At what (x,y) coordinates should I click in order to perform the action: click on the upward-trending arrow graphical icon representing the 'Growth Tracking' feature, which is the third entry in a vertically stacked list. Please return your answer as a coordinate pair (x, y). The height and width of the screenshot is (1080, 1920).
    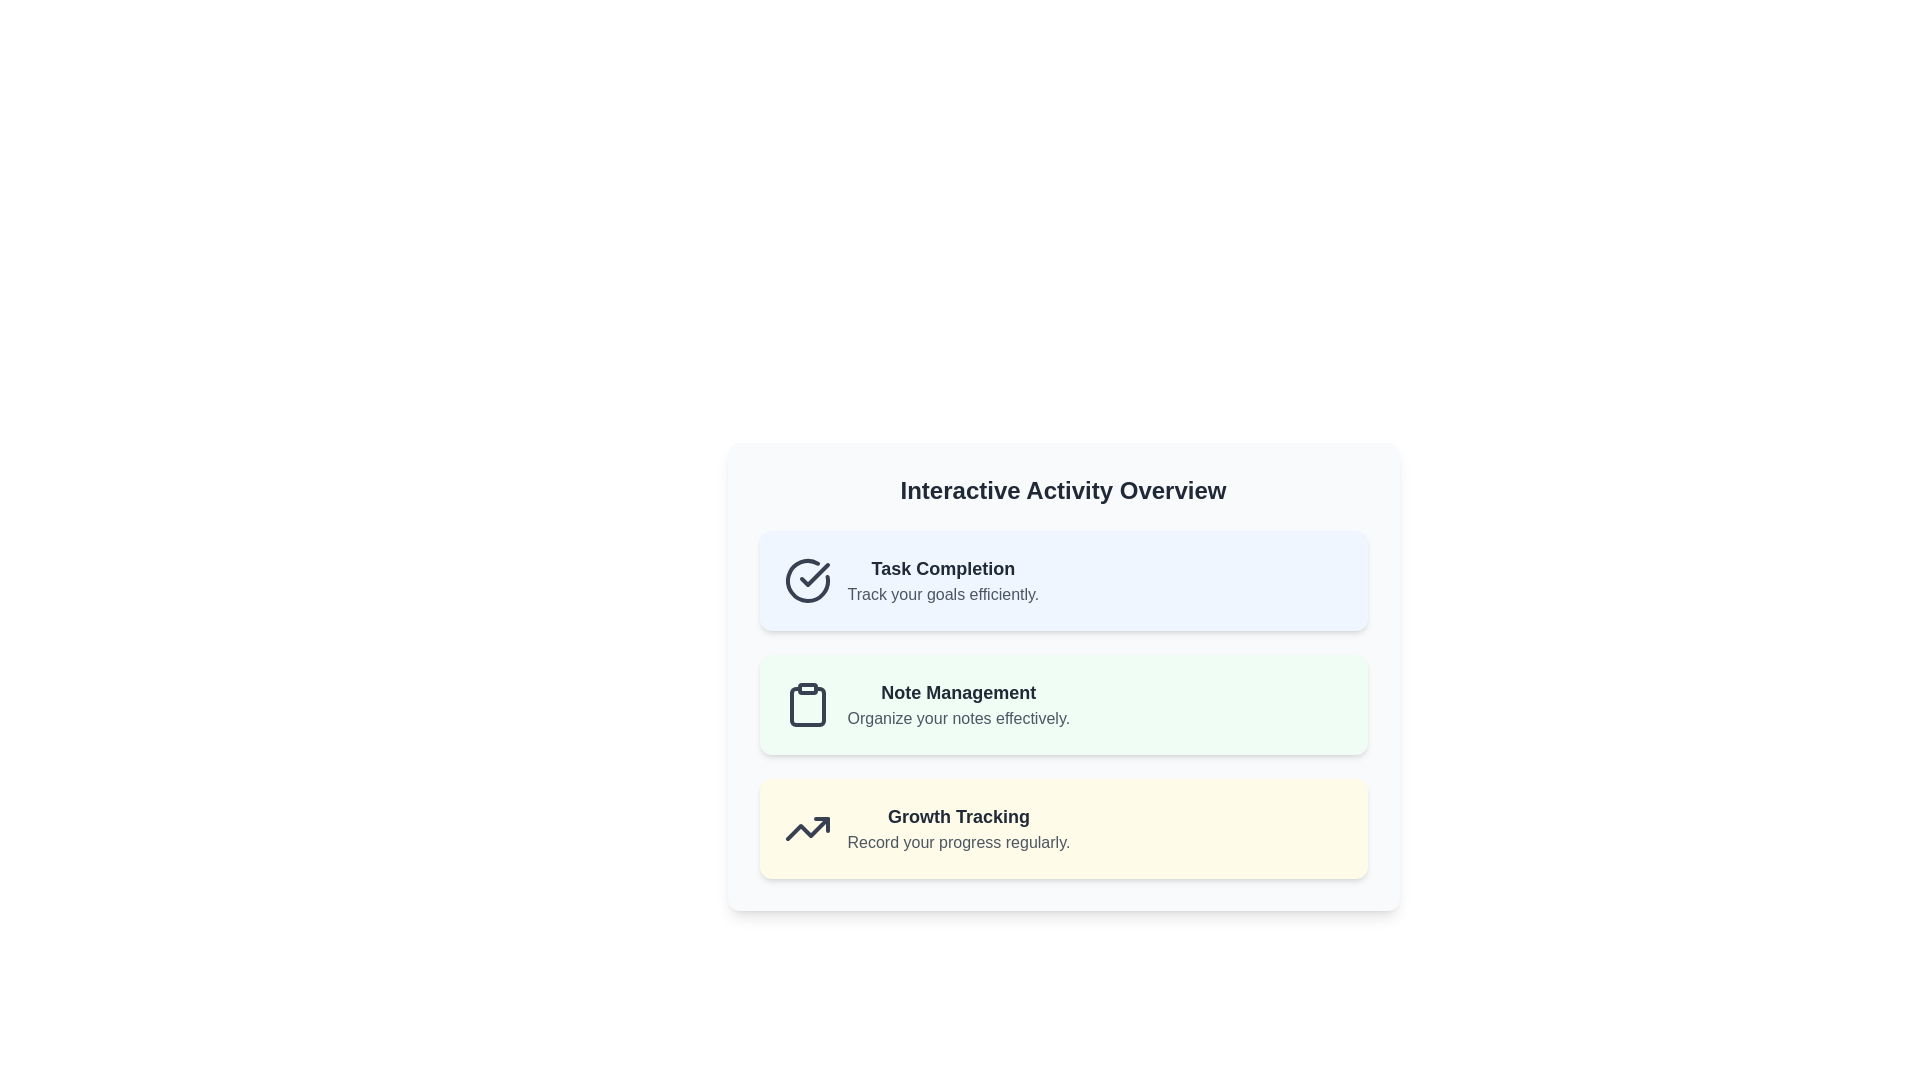
    Looking at the image, I should click on (807, 829).